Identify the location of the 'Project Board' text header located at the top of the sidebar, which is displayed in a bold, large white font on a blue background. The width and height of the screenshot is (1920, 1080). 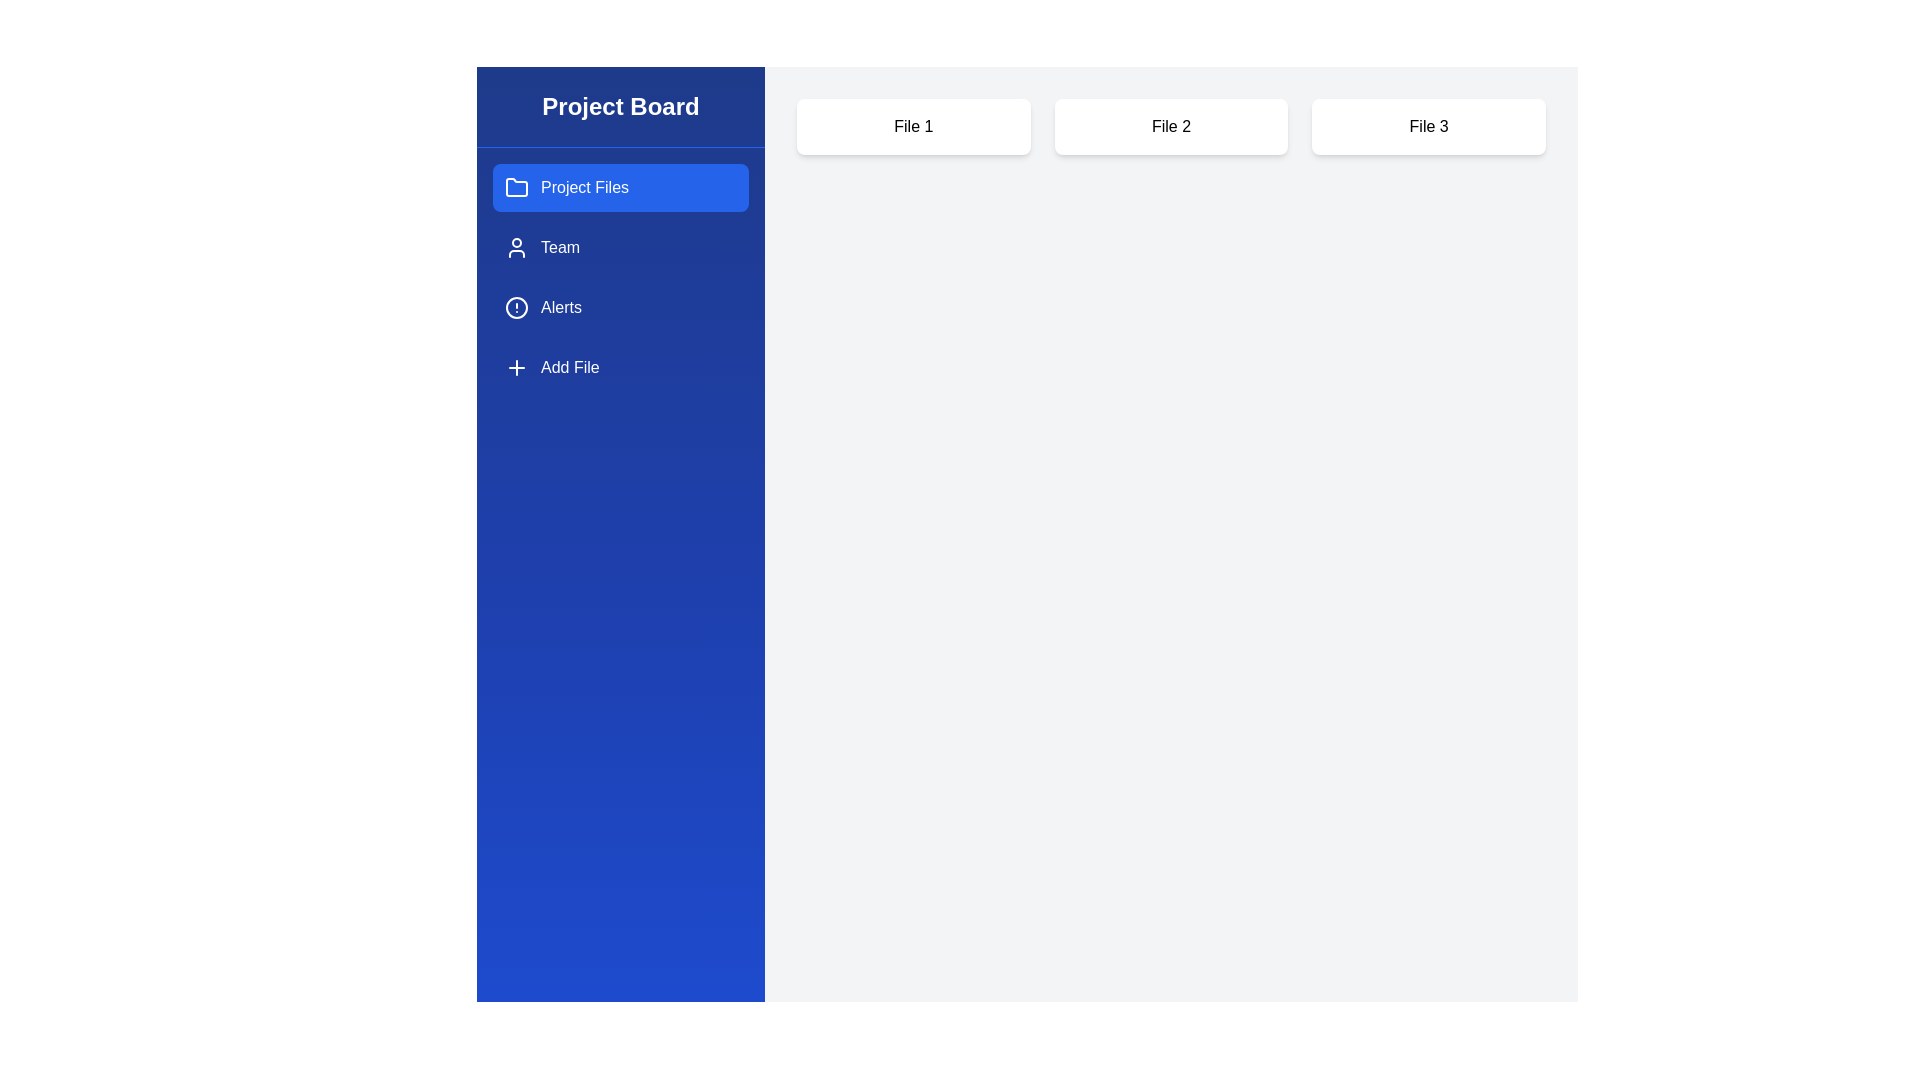
(619, 107).